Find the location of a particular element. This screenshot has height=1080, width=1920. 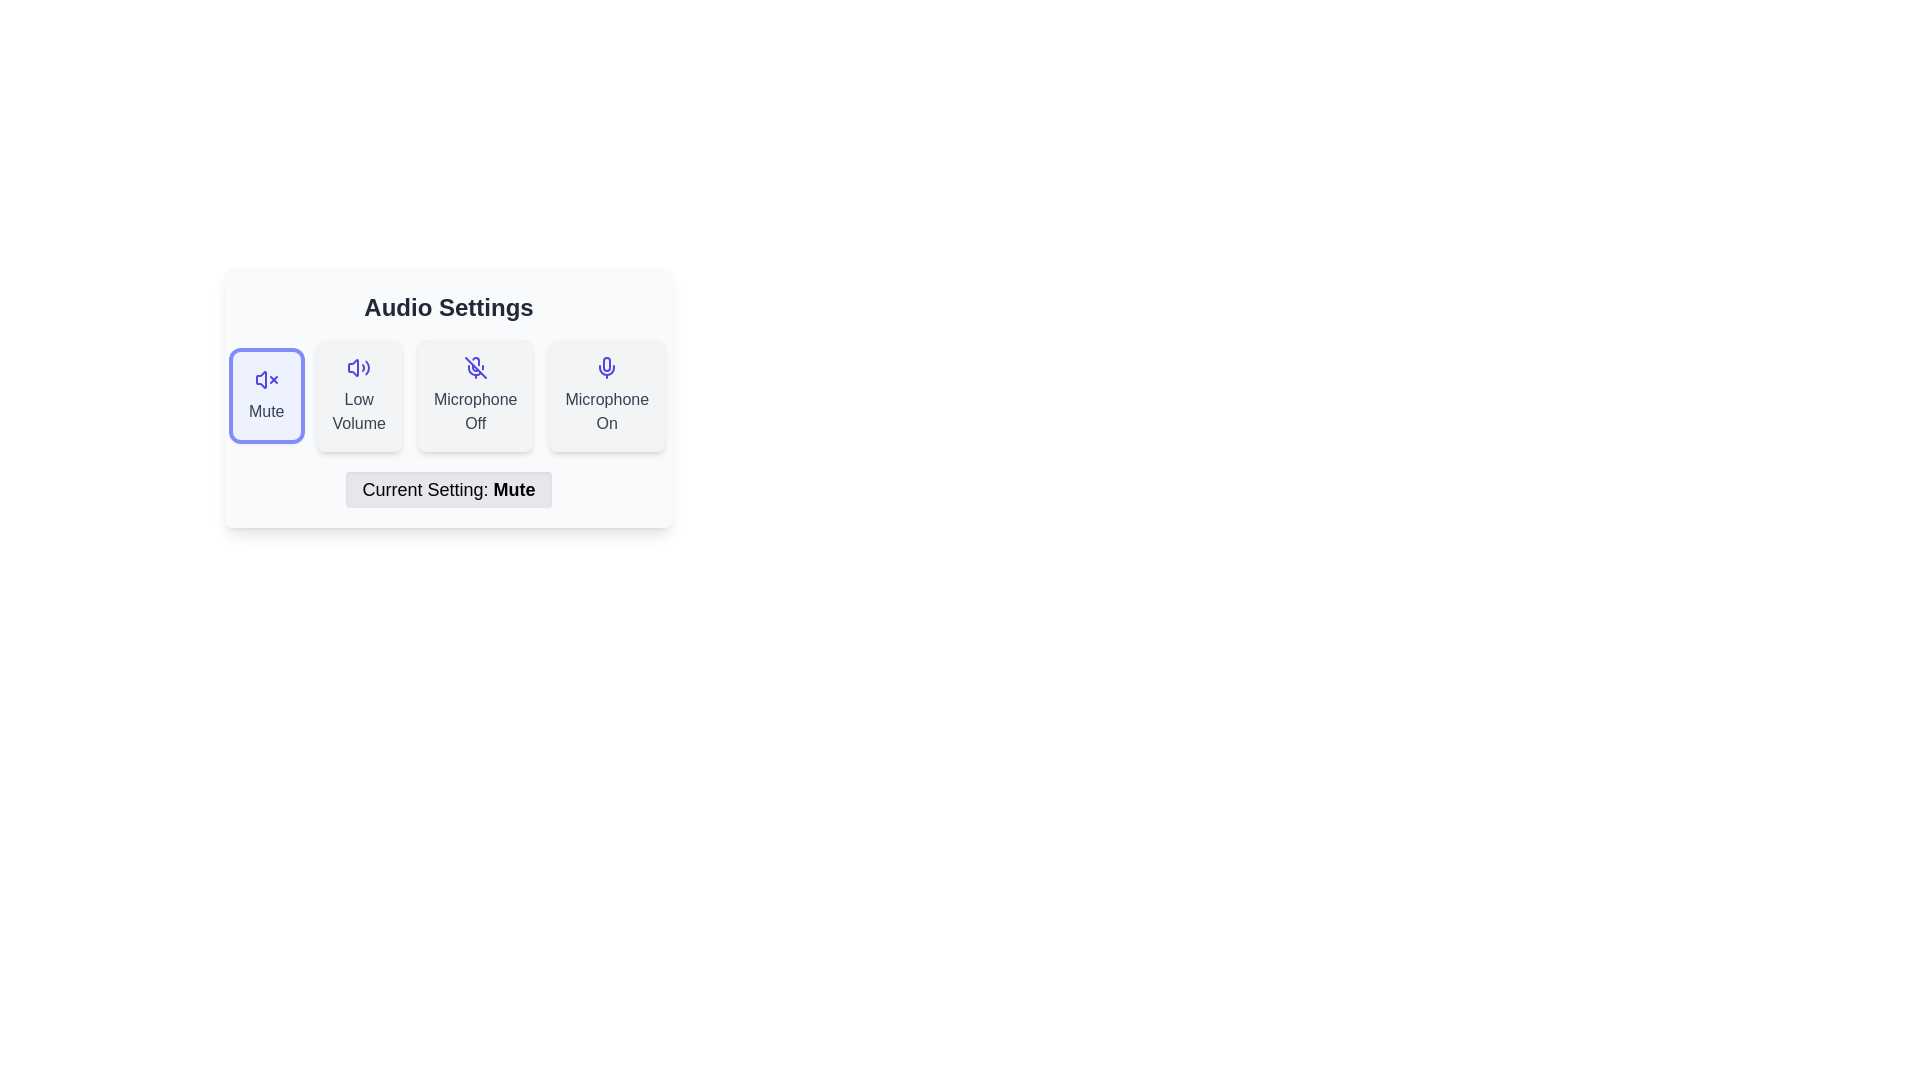

the SVG icon representing a muted audio speaker within the 'Mute' button is located at coordinates (265, 380).